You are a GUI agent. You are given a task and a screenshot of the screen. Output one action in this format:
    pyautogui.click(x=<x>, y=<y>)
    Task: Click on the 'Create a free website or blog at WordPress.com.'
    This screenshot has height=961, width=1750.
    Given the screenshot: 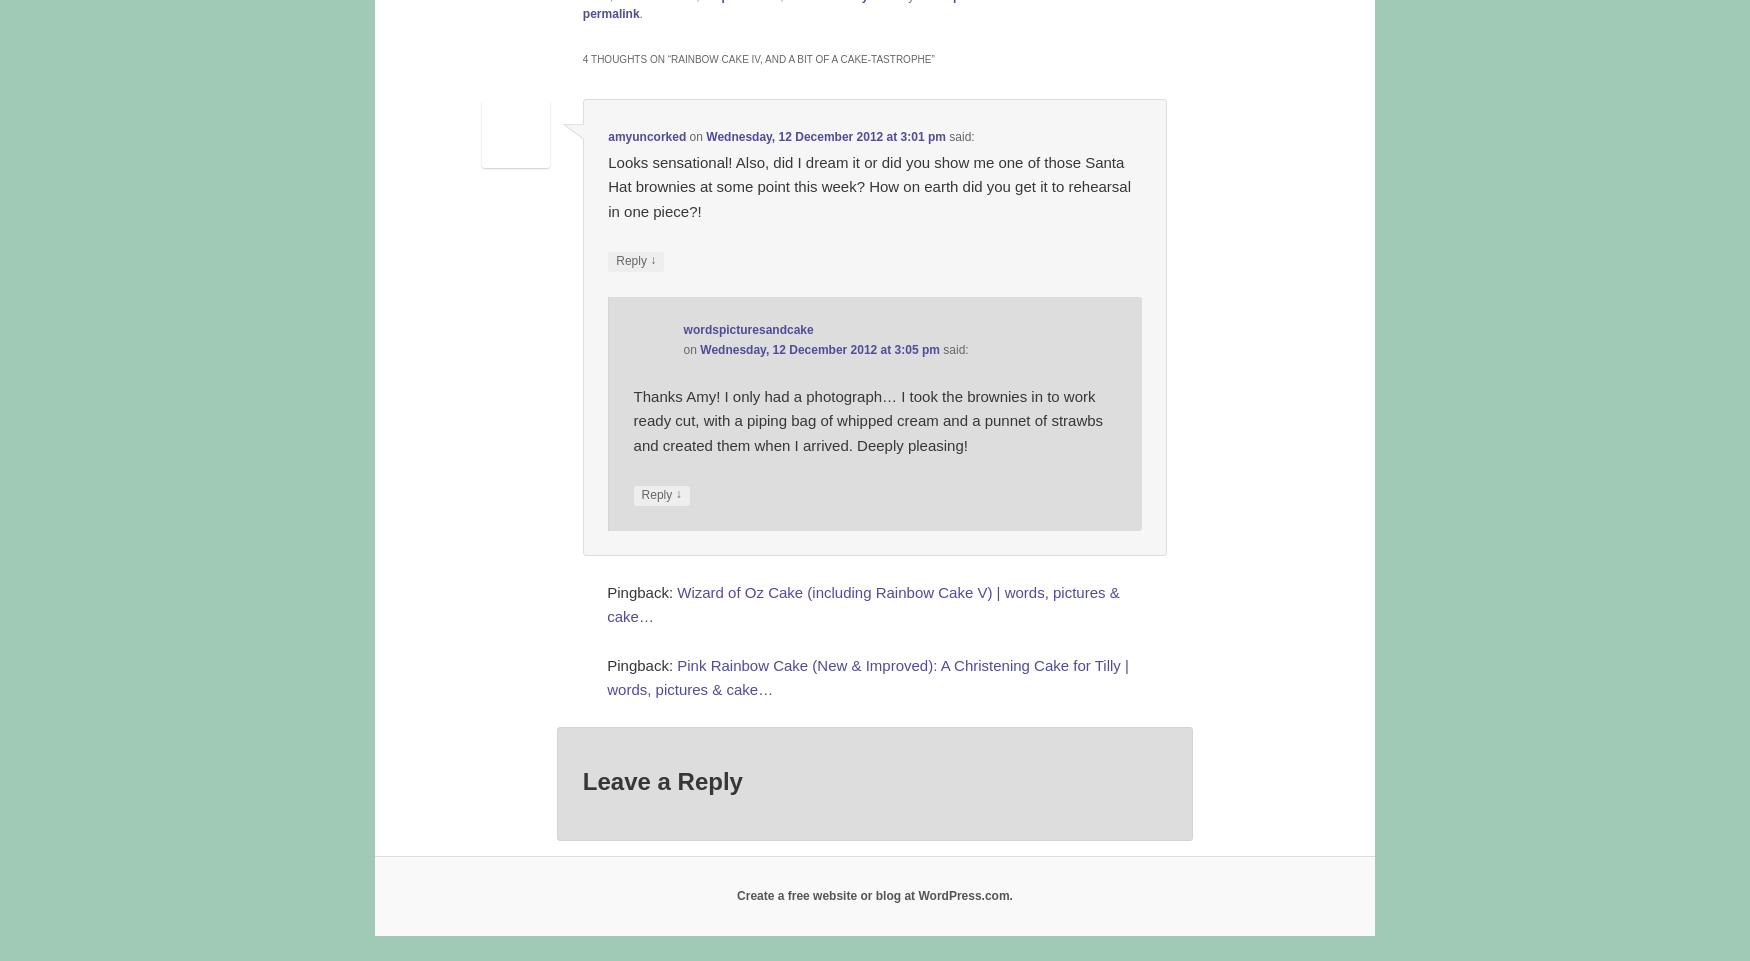 What is the action you would take?
    pyautogui.click(x=874, y=895)
    